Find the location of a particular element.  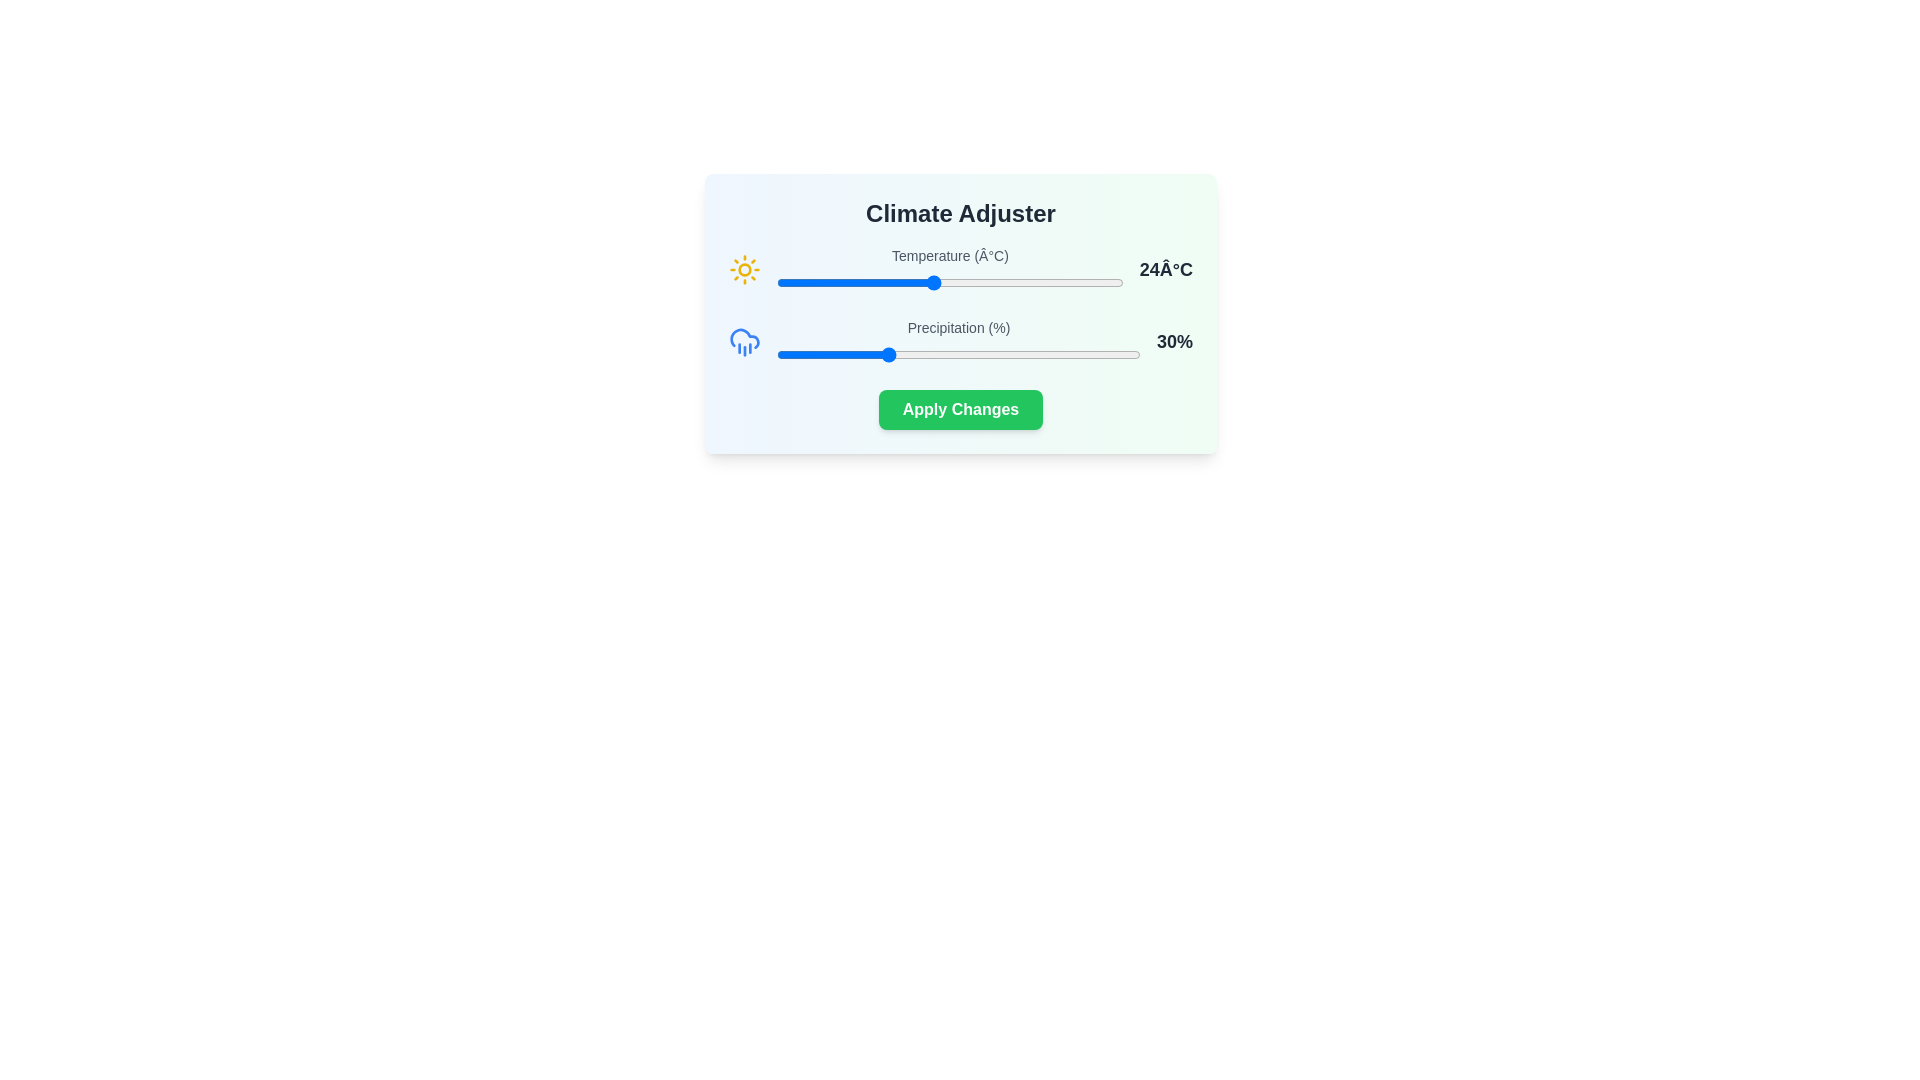

the temperature slider to 23°C is located at coordinates (914, 282).